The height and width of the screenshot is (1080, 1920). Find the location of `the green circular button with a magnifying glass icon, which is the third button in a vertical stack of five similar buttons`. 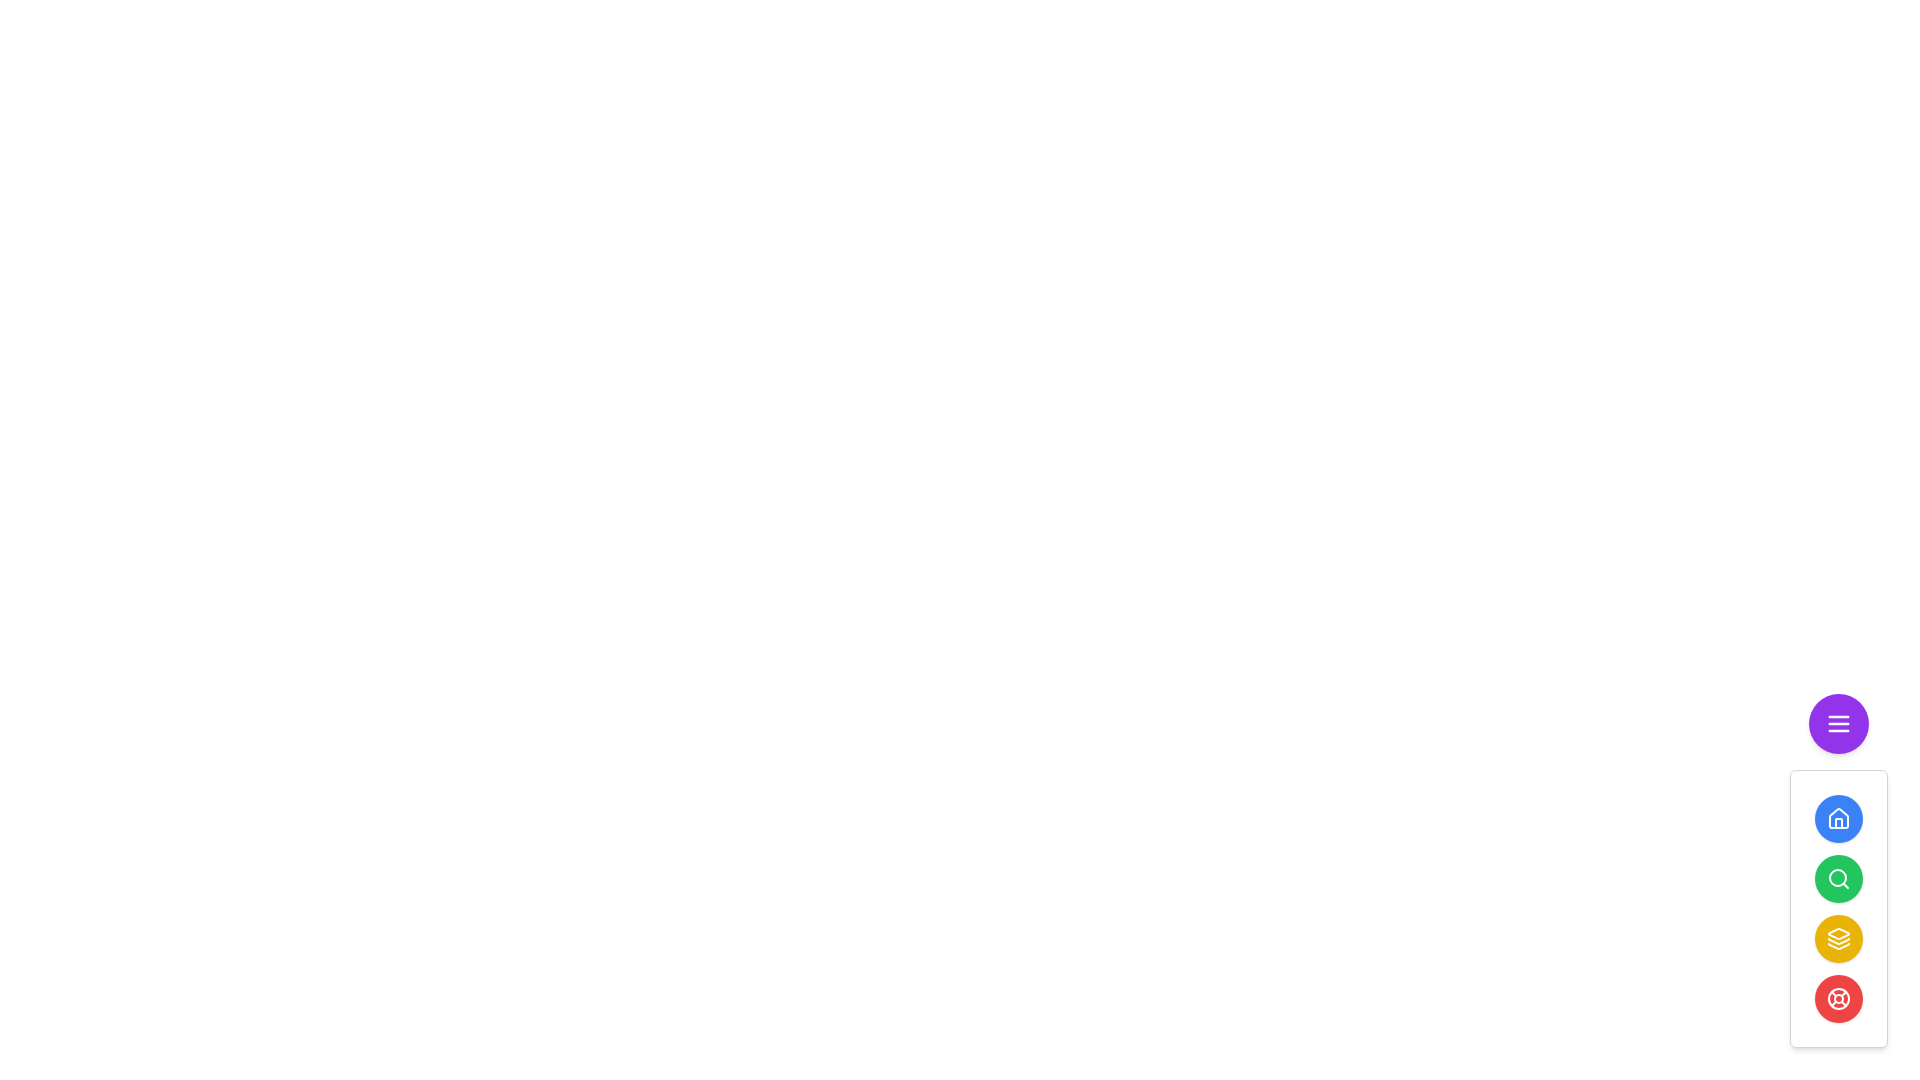

the green circular button with a magnifying glass icon, which is the third button in a vertical stack of five similar buttons is located at coordinates (1838, 870).